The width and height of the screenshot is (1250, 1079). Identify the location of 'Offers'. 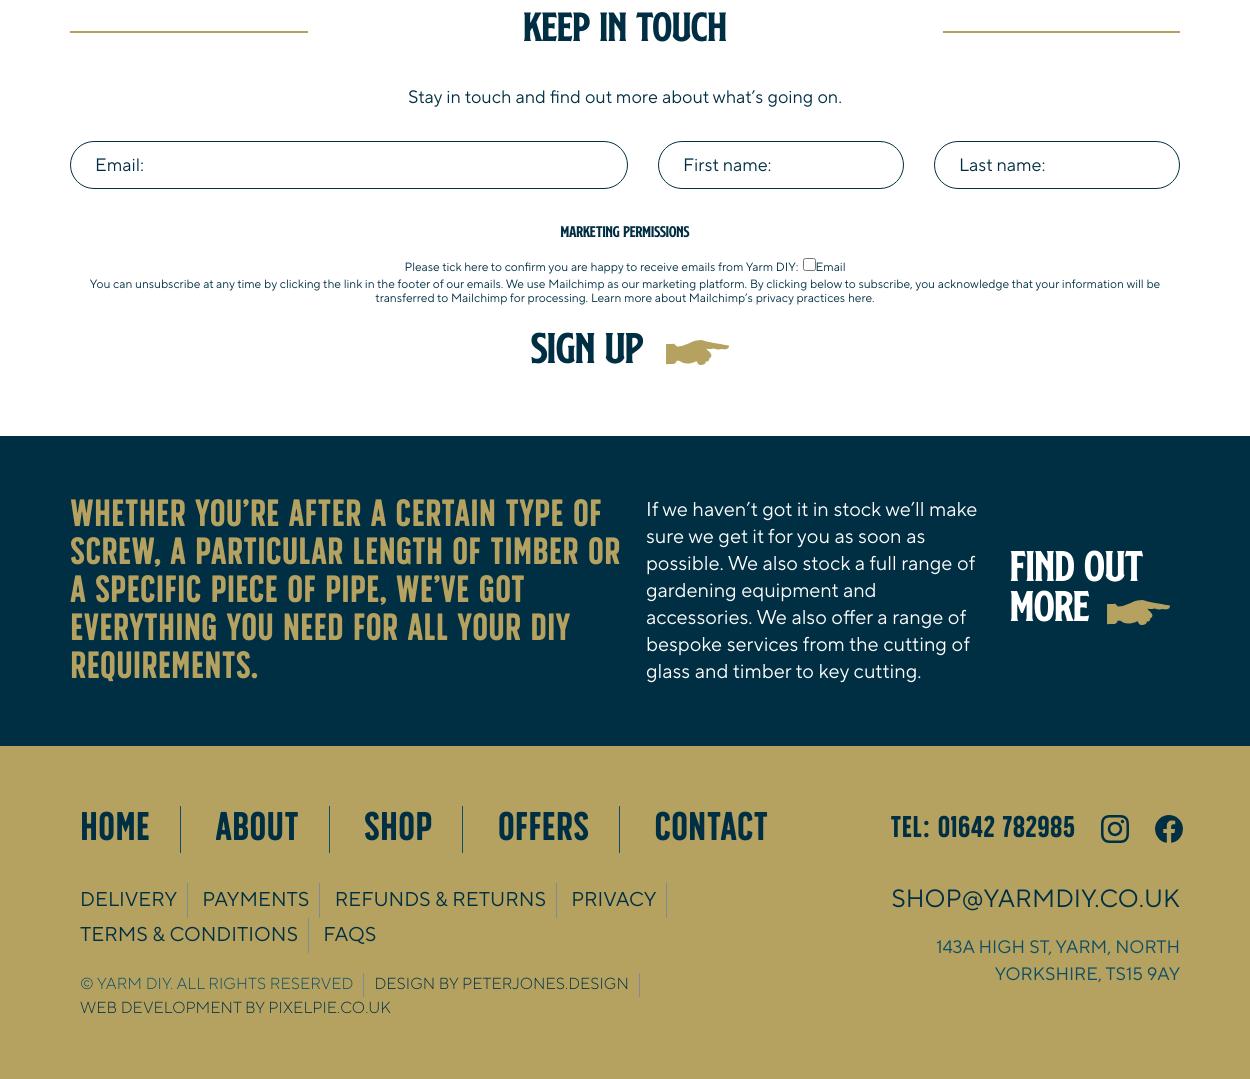
(543, 827).